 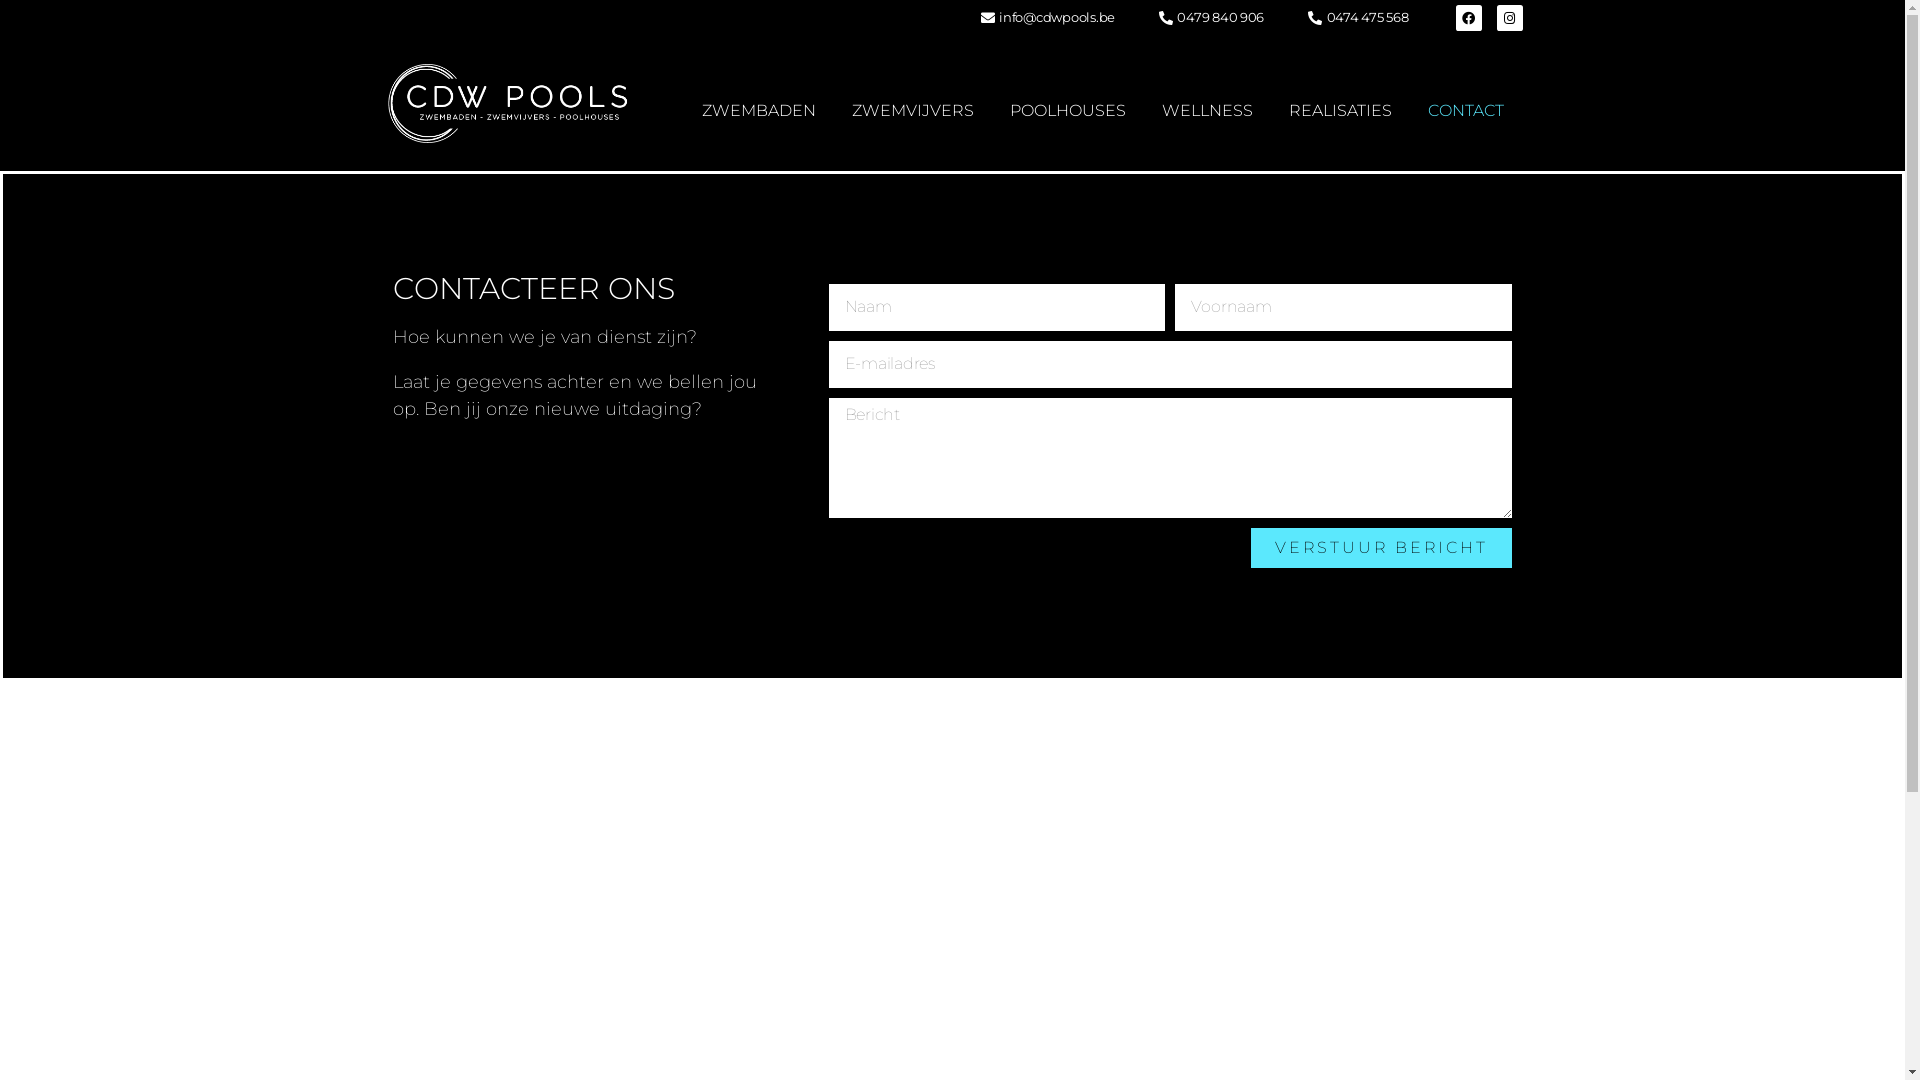 What do you see at coordinates (1356, 18) in the screenshot?
I see `'0474 475 568'` at bounding box center [1356, 18].